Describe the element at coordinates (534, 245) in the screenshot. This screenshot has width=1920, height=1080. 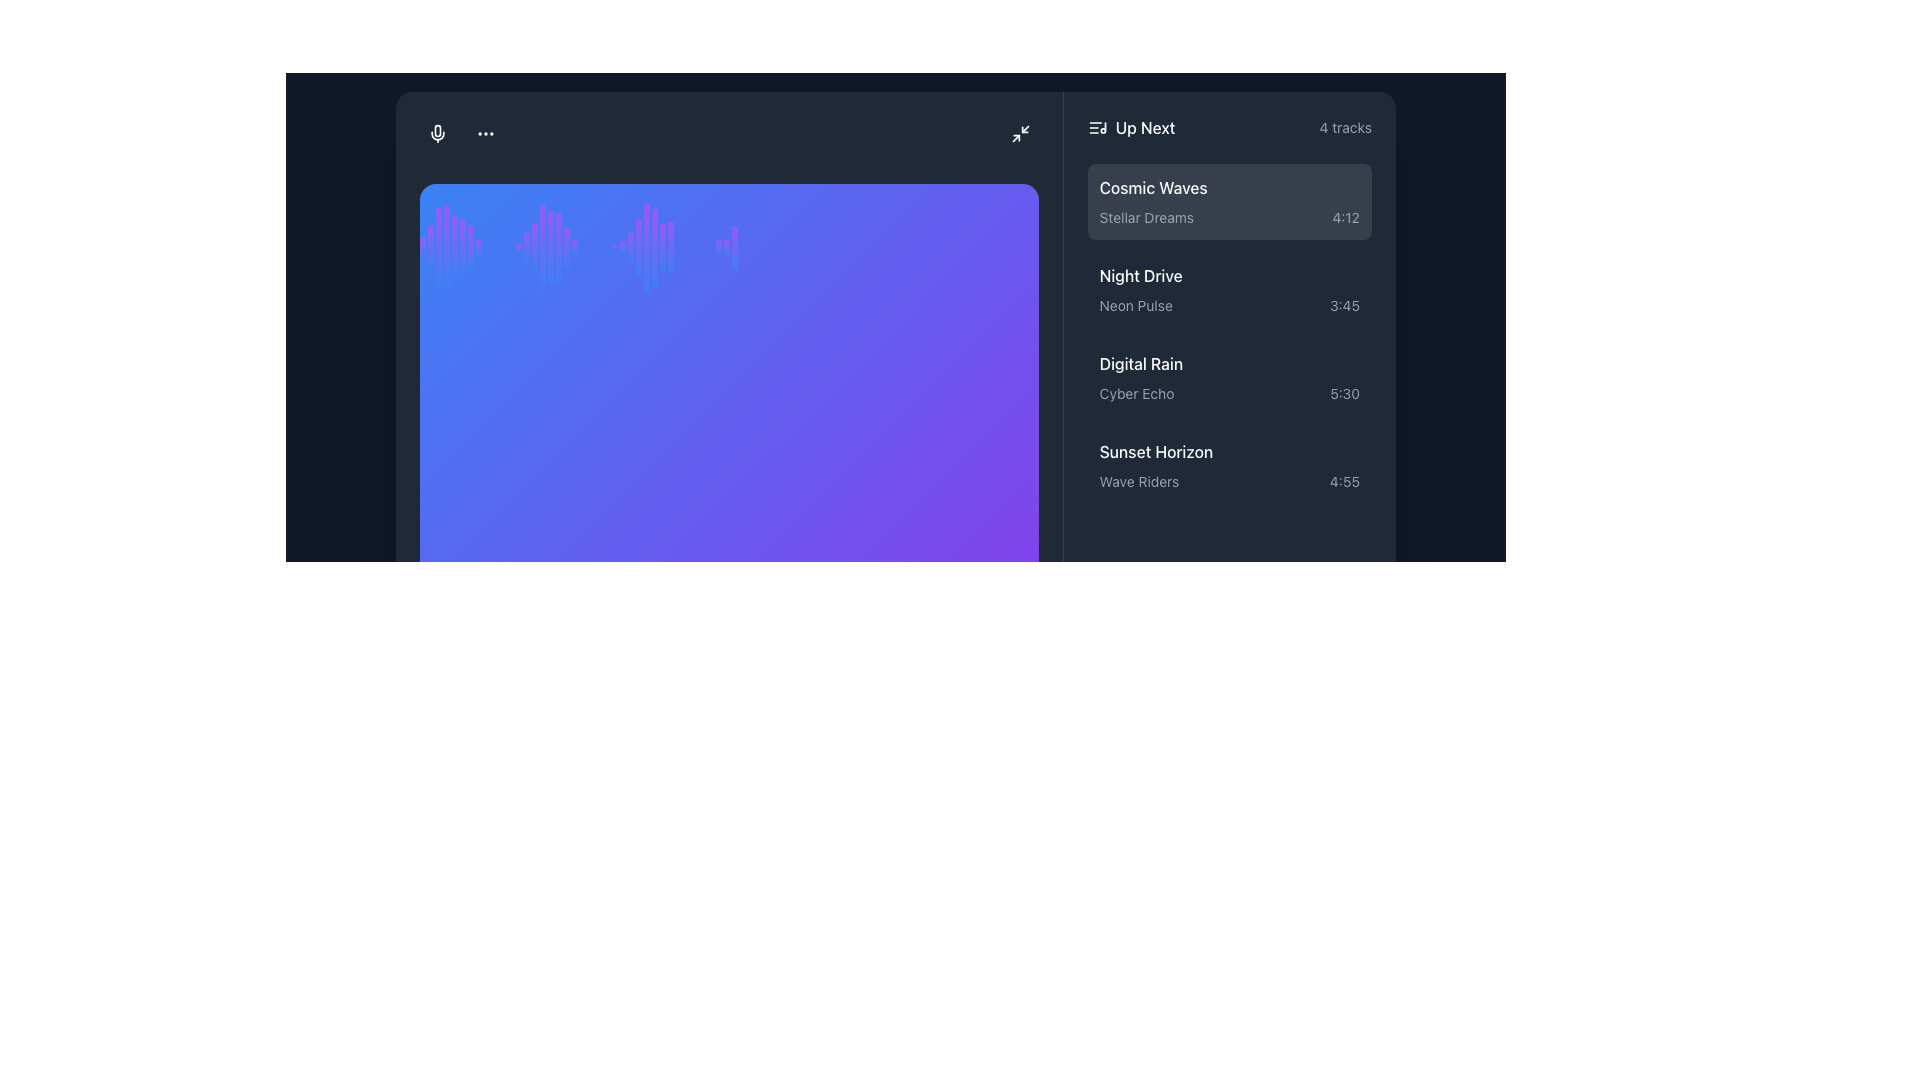
I see `the slim vertical bar with a gradient transitioning from blue at the base to purple at the top, which is the 16th element in a group of similar bars` at that location.